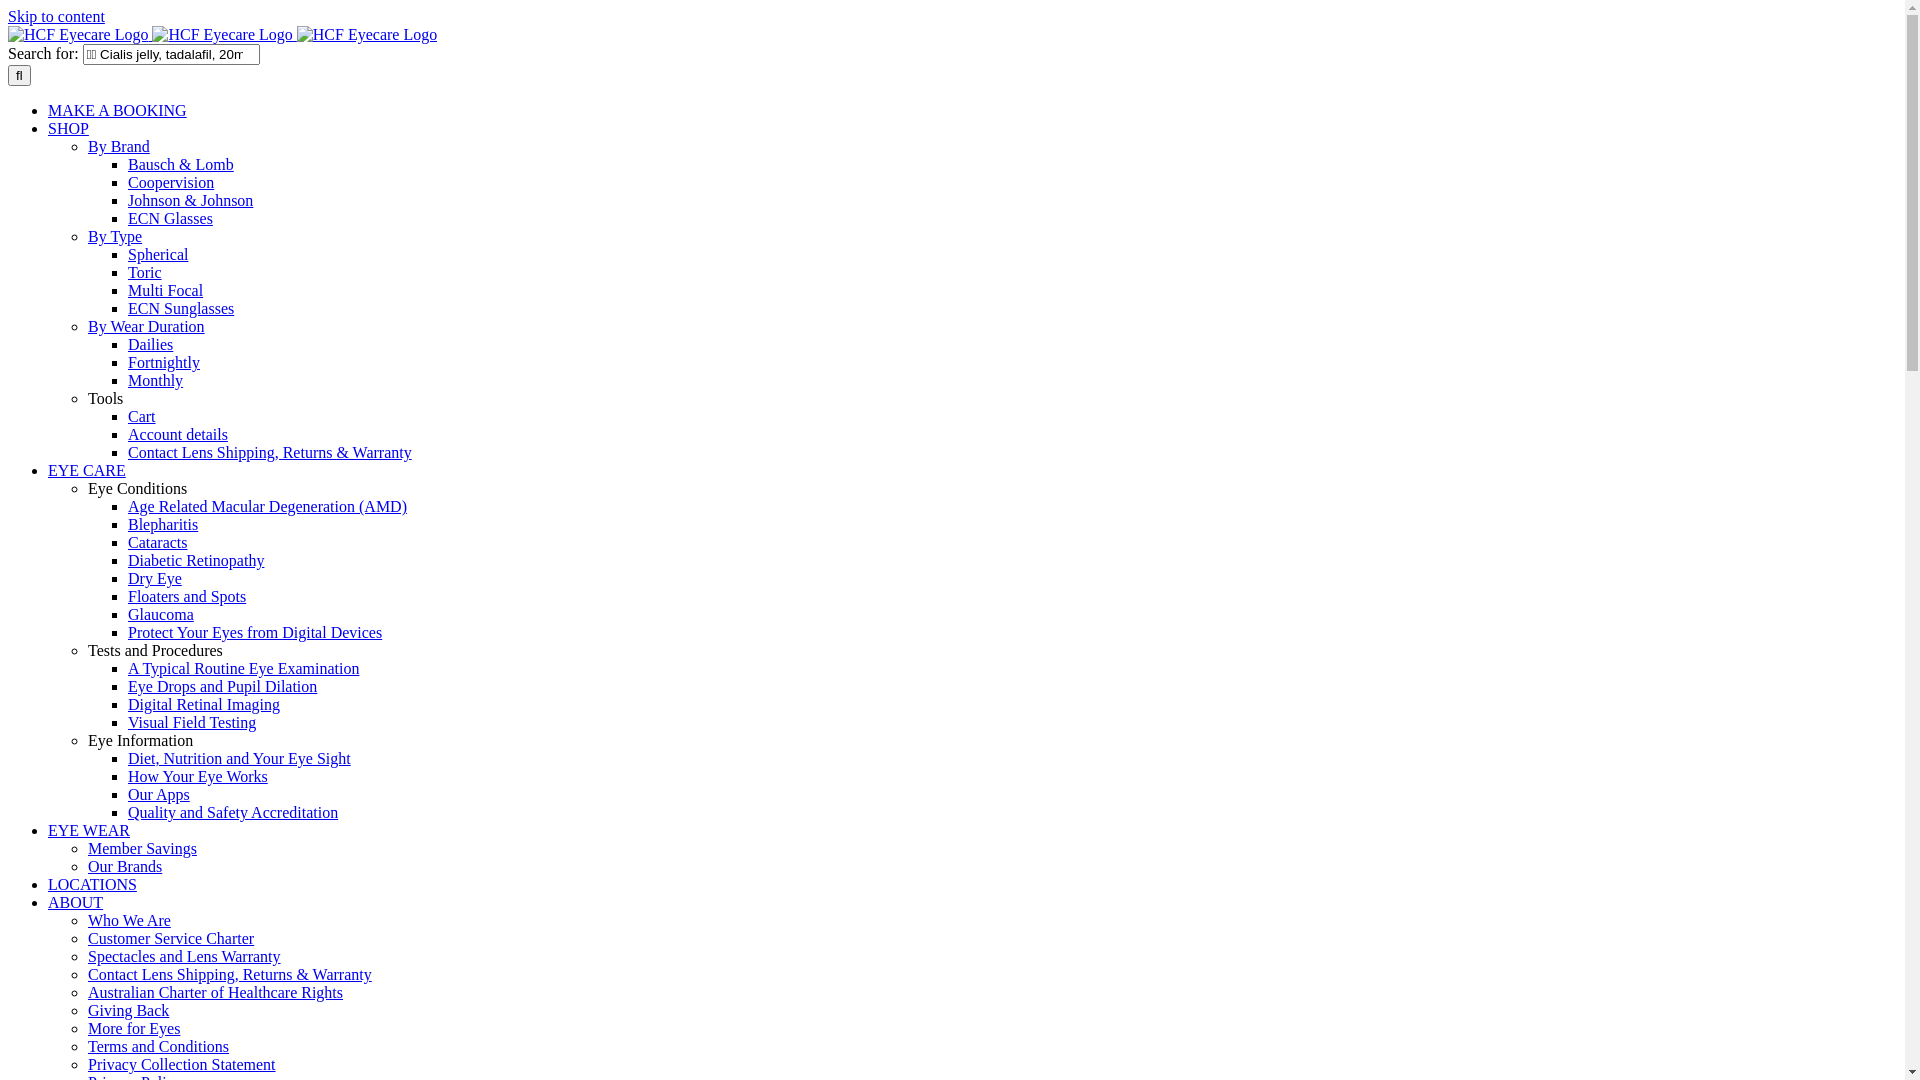 This screenshot has width=1920, height=1080. I want to click on 'EYE WEAR', so click(48, 830).